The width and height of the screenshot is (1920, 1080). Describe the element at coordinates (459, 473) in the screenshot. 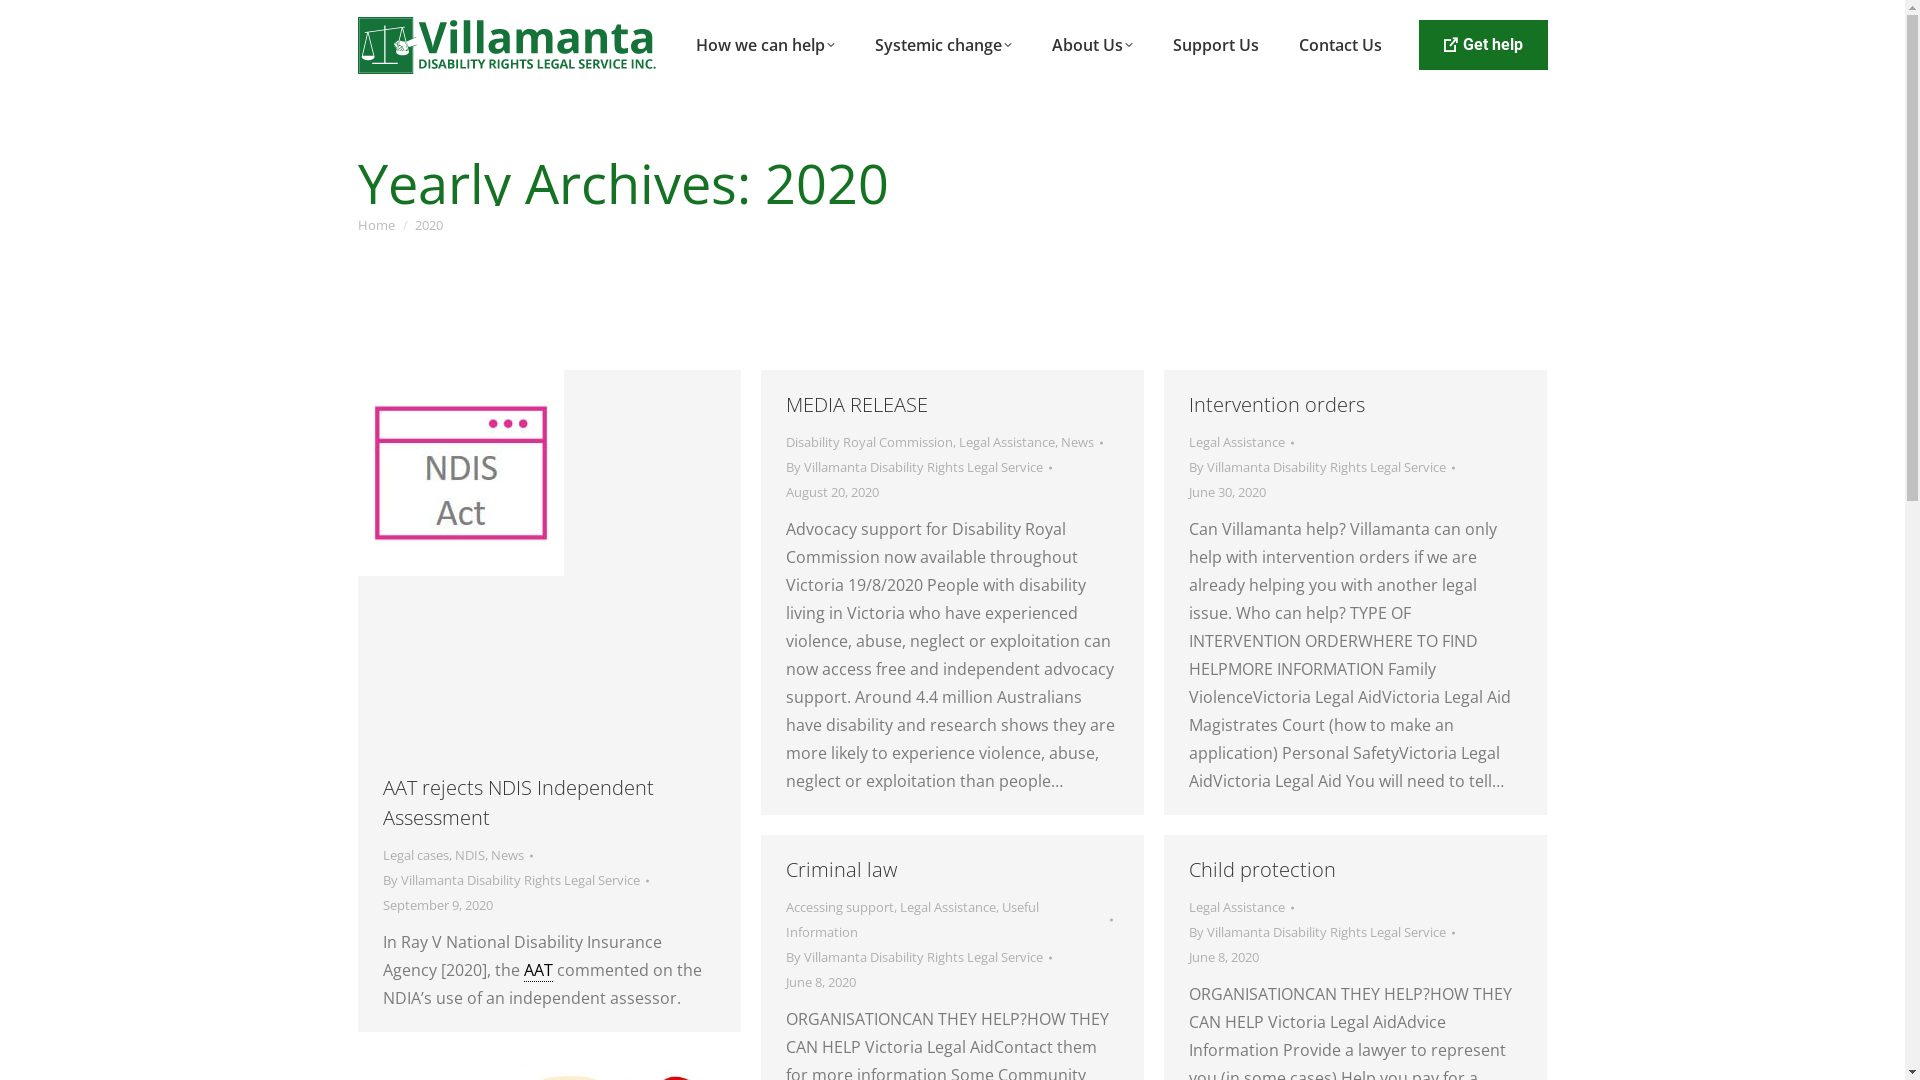

I see `'NDIS Act img'` at that location.